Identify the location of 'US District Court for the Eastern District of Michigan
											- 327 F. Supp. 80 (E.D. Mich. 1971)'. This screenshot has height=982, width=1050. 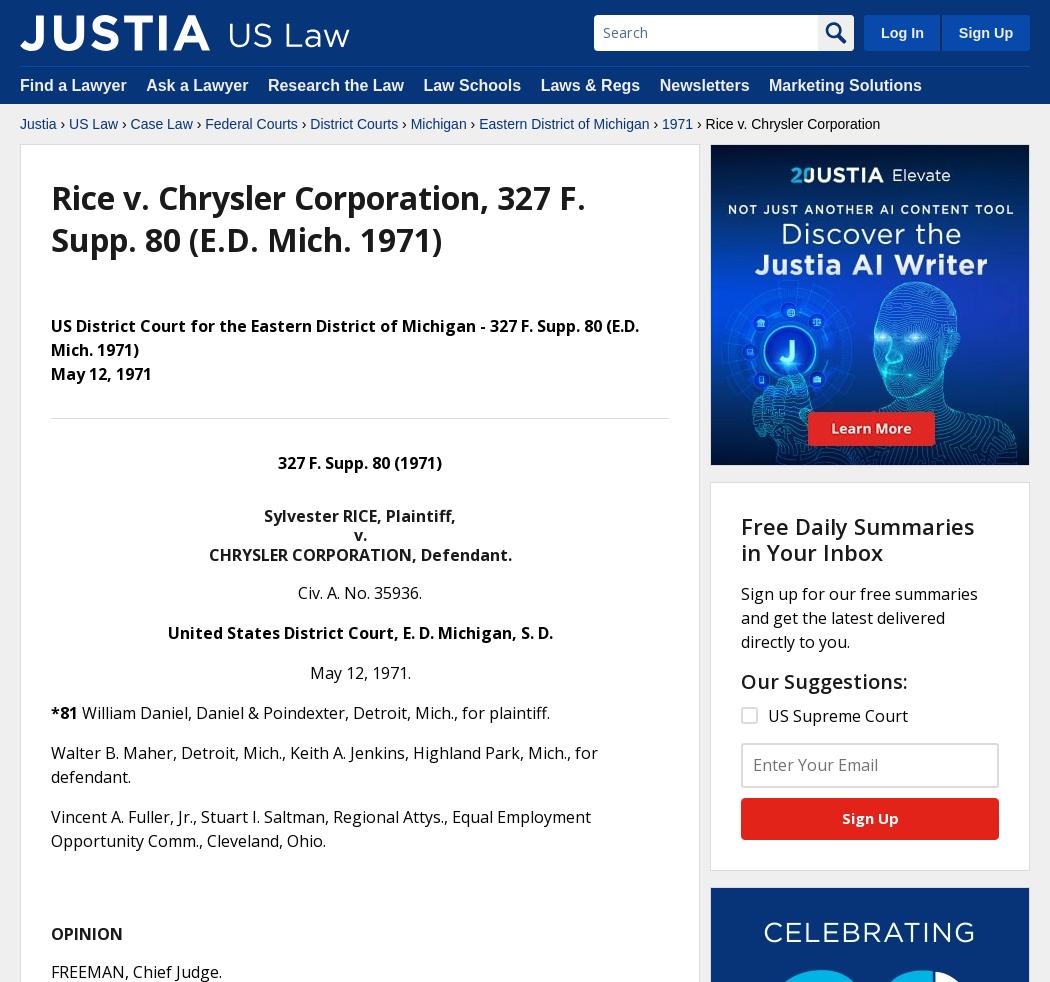
(344, 338).